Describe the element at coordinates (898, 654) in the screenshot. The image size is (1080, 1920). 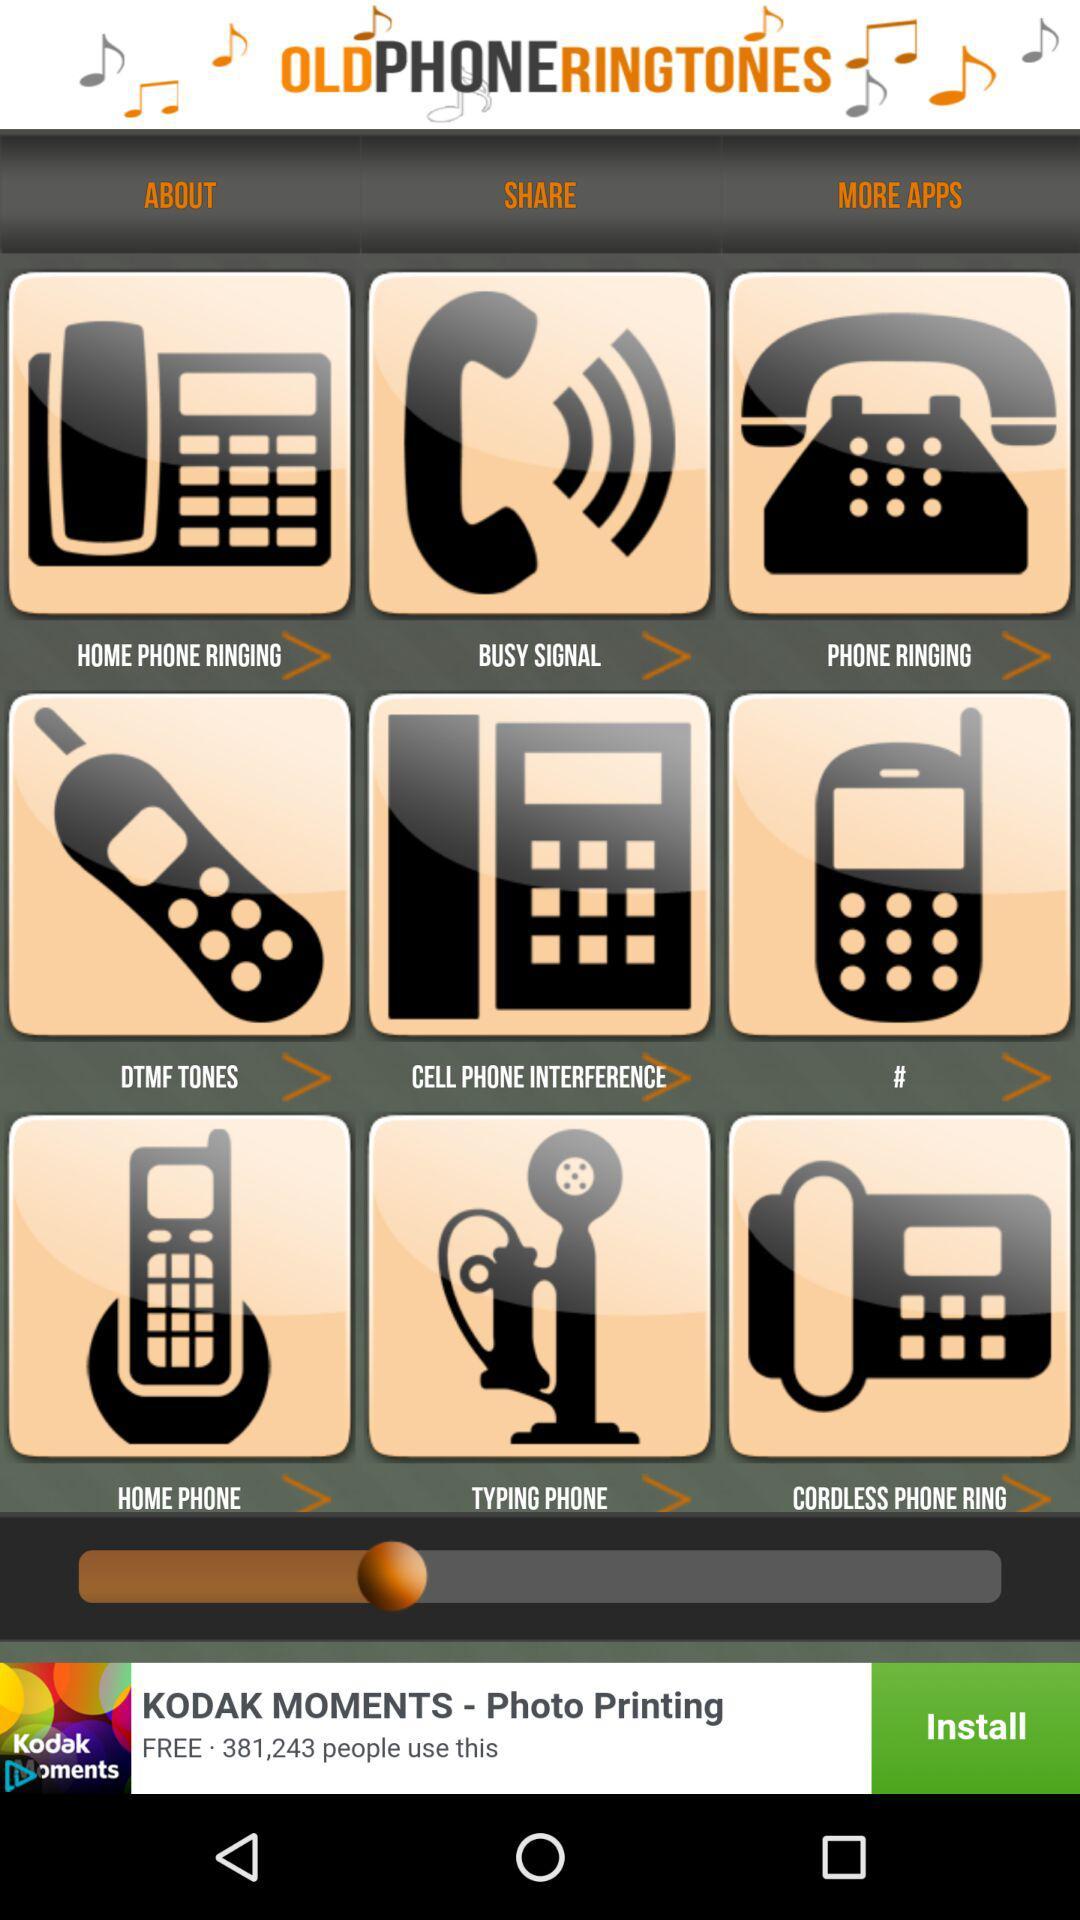
I see `text called phone ringing` at that location.